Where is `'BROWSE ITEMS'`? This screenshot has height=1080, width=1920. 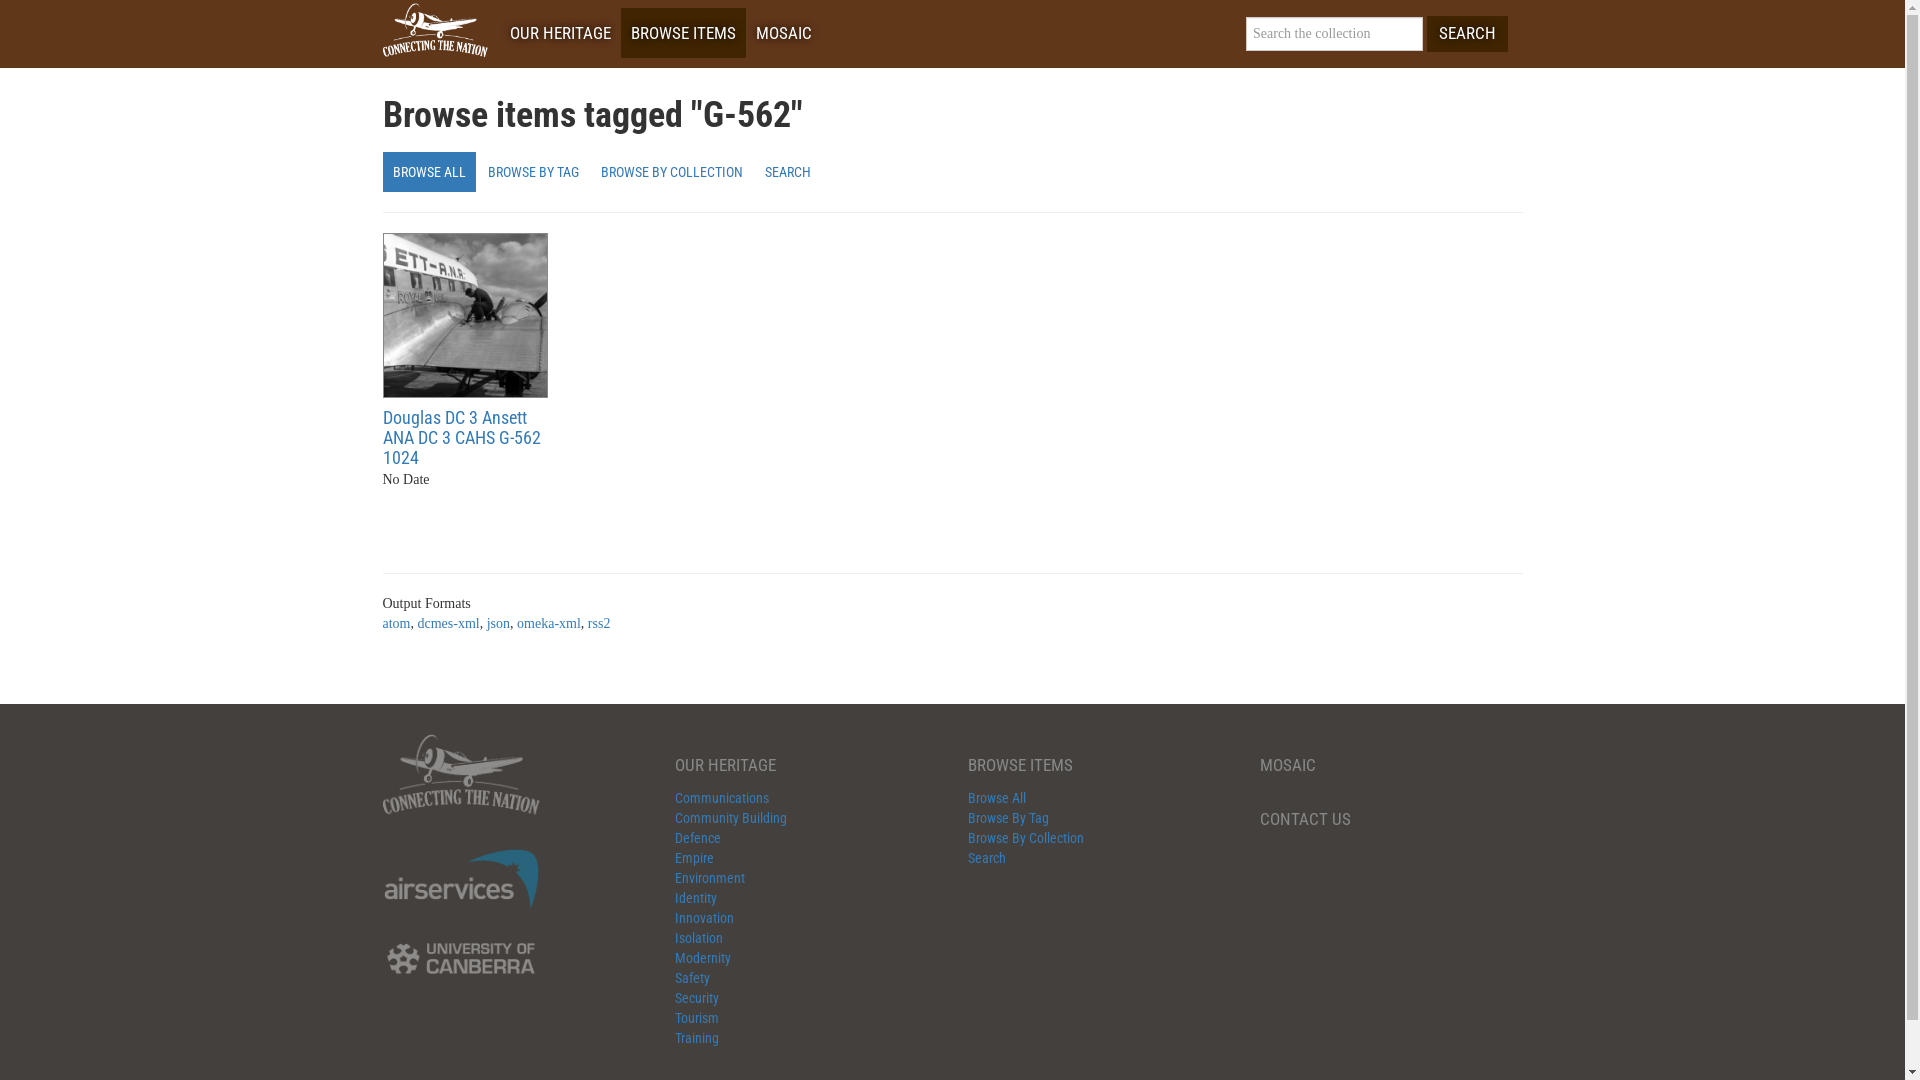 'BROWSE ITEMS' is located at coordinates (618, 33).